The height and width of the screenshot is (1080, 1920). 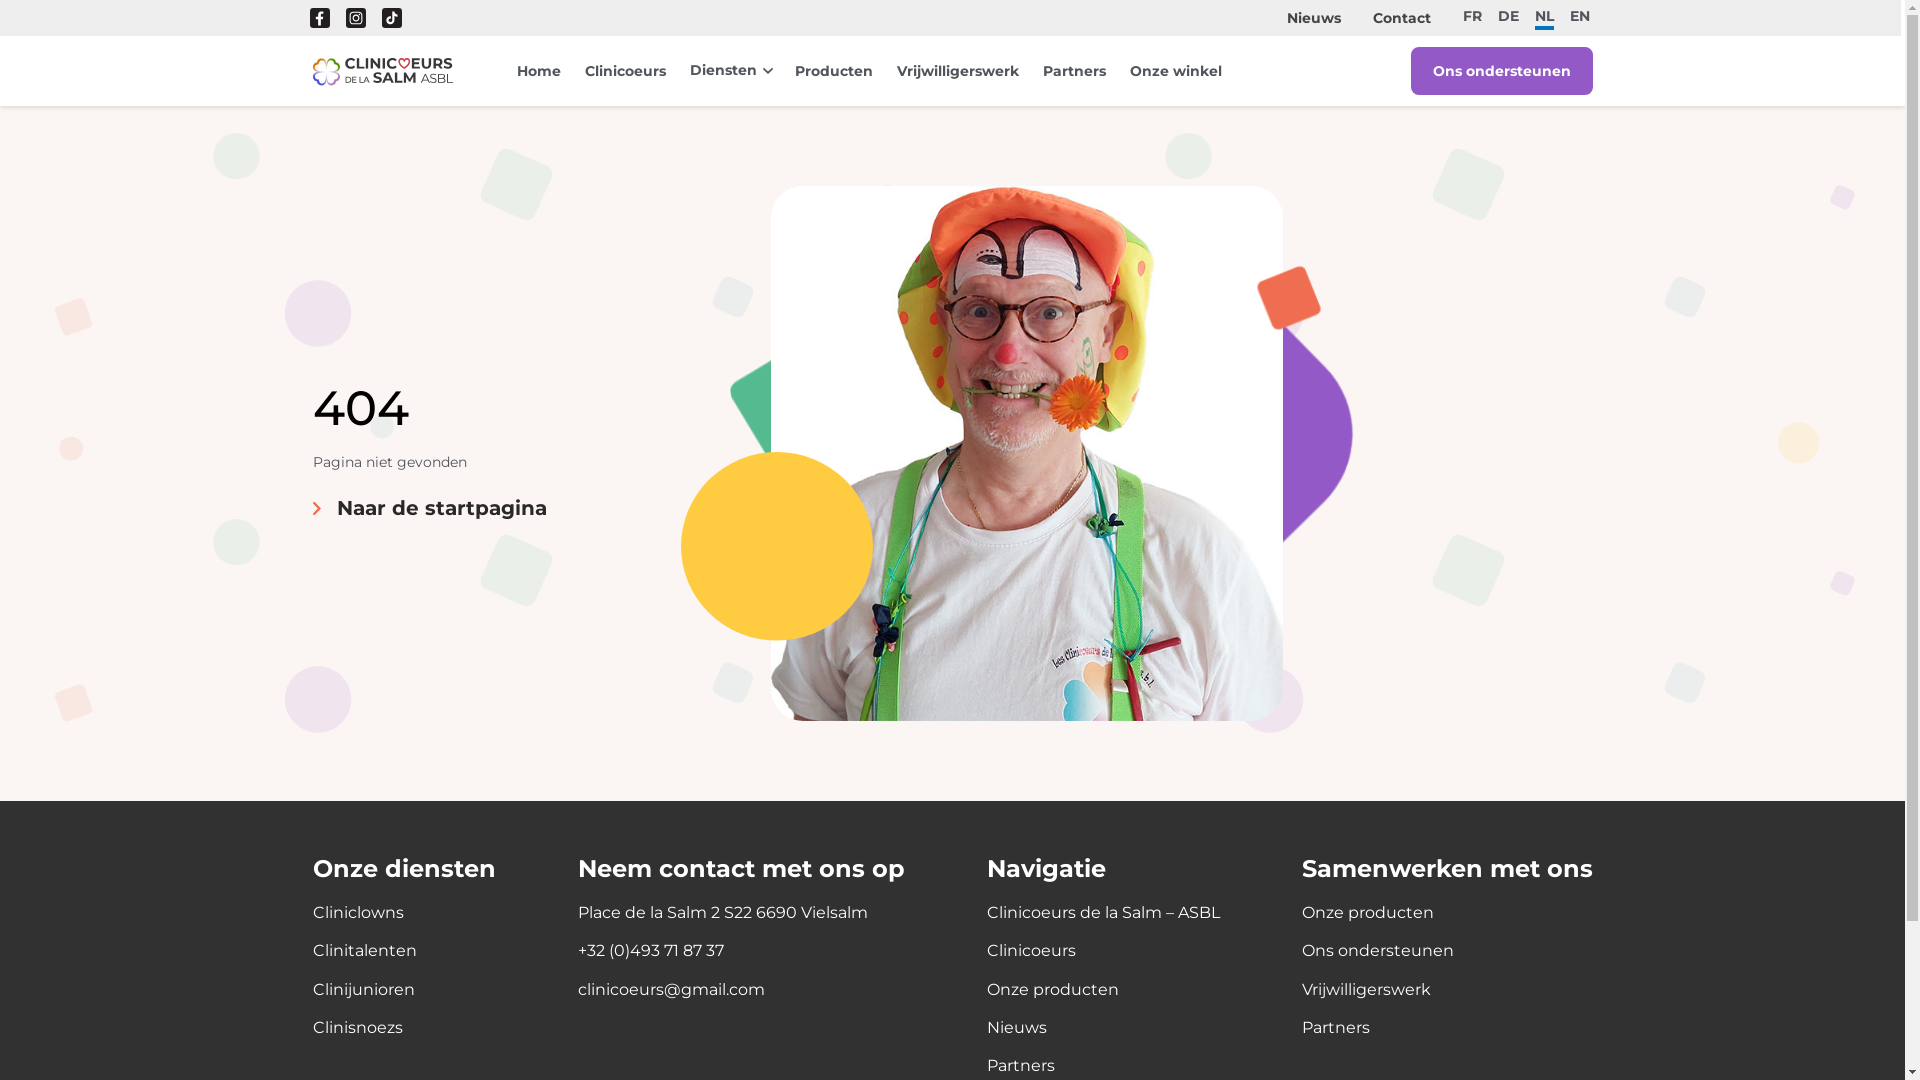 I want to click on 'Place de la Salm 2 S22 6690 Vielsalm', so click(x=722, y=913).